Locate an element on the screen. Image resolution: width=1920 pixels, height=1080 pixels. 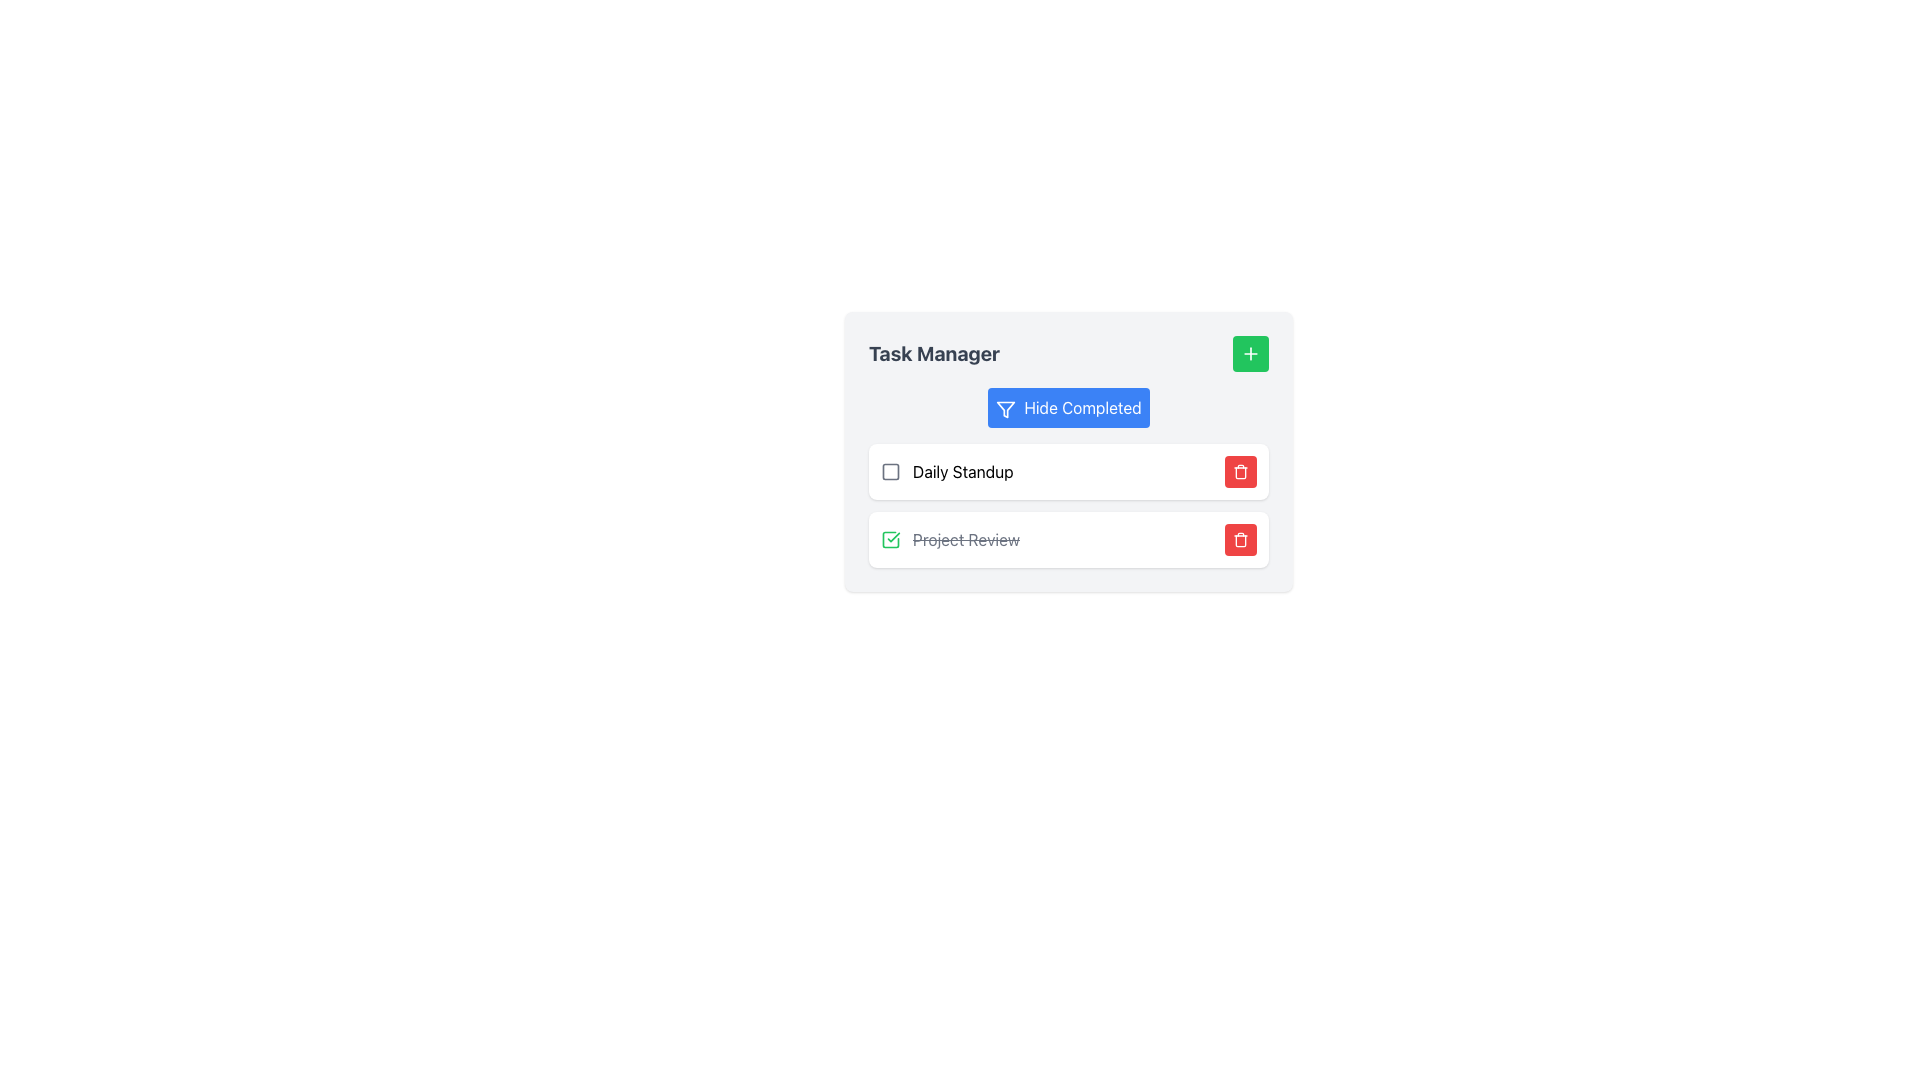
the 'Daily Standup' text label which is part of a list item in a task management interface, positioned as the first item with a checkbox on the left and a red delete button on the right is located at coordinates (963, 471).